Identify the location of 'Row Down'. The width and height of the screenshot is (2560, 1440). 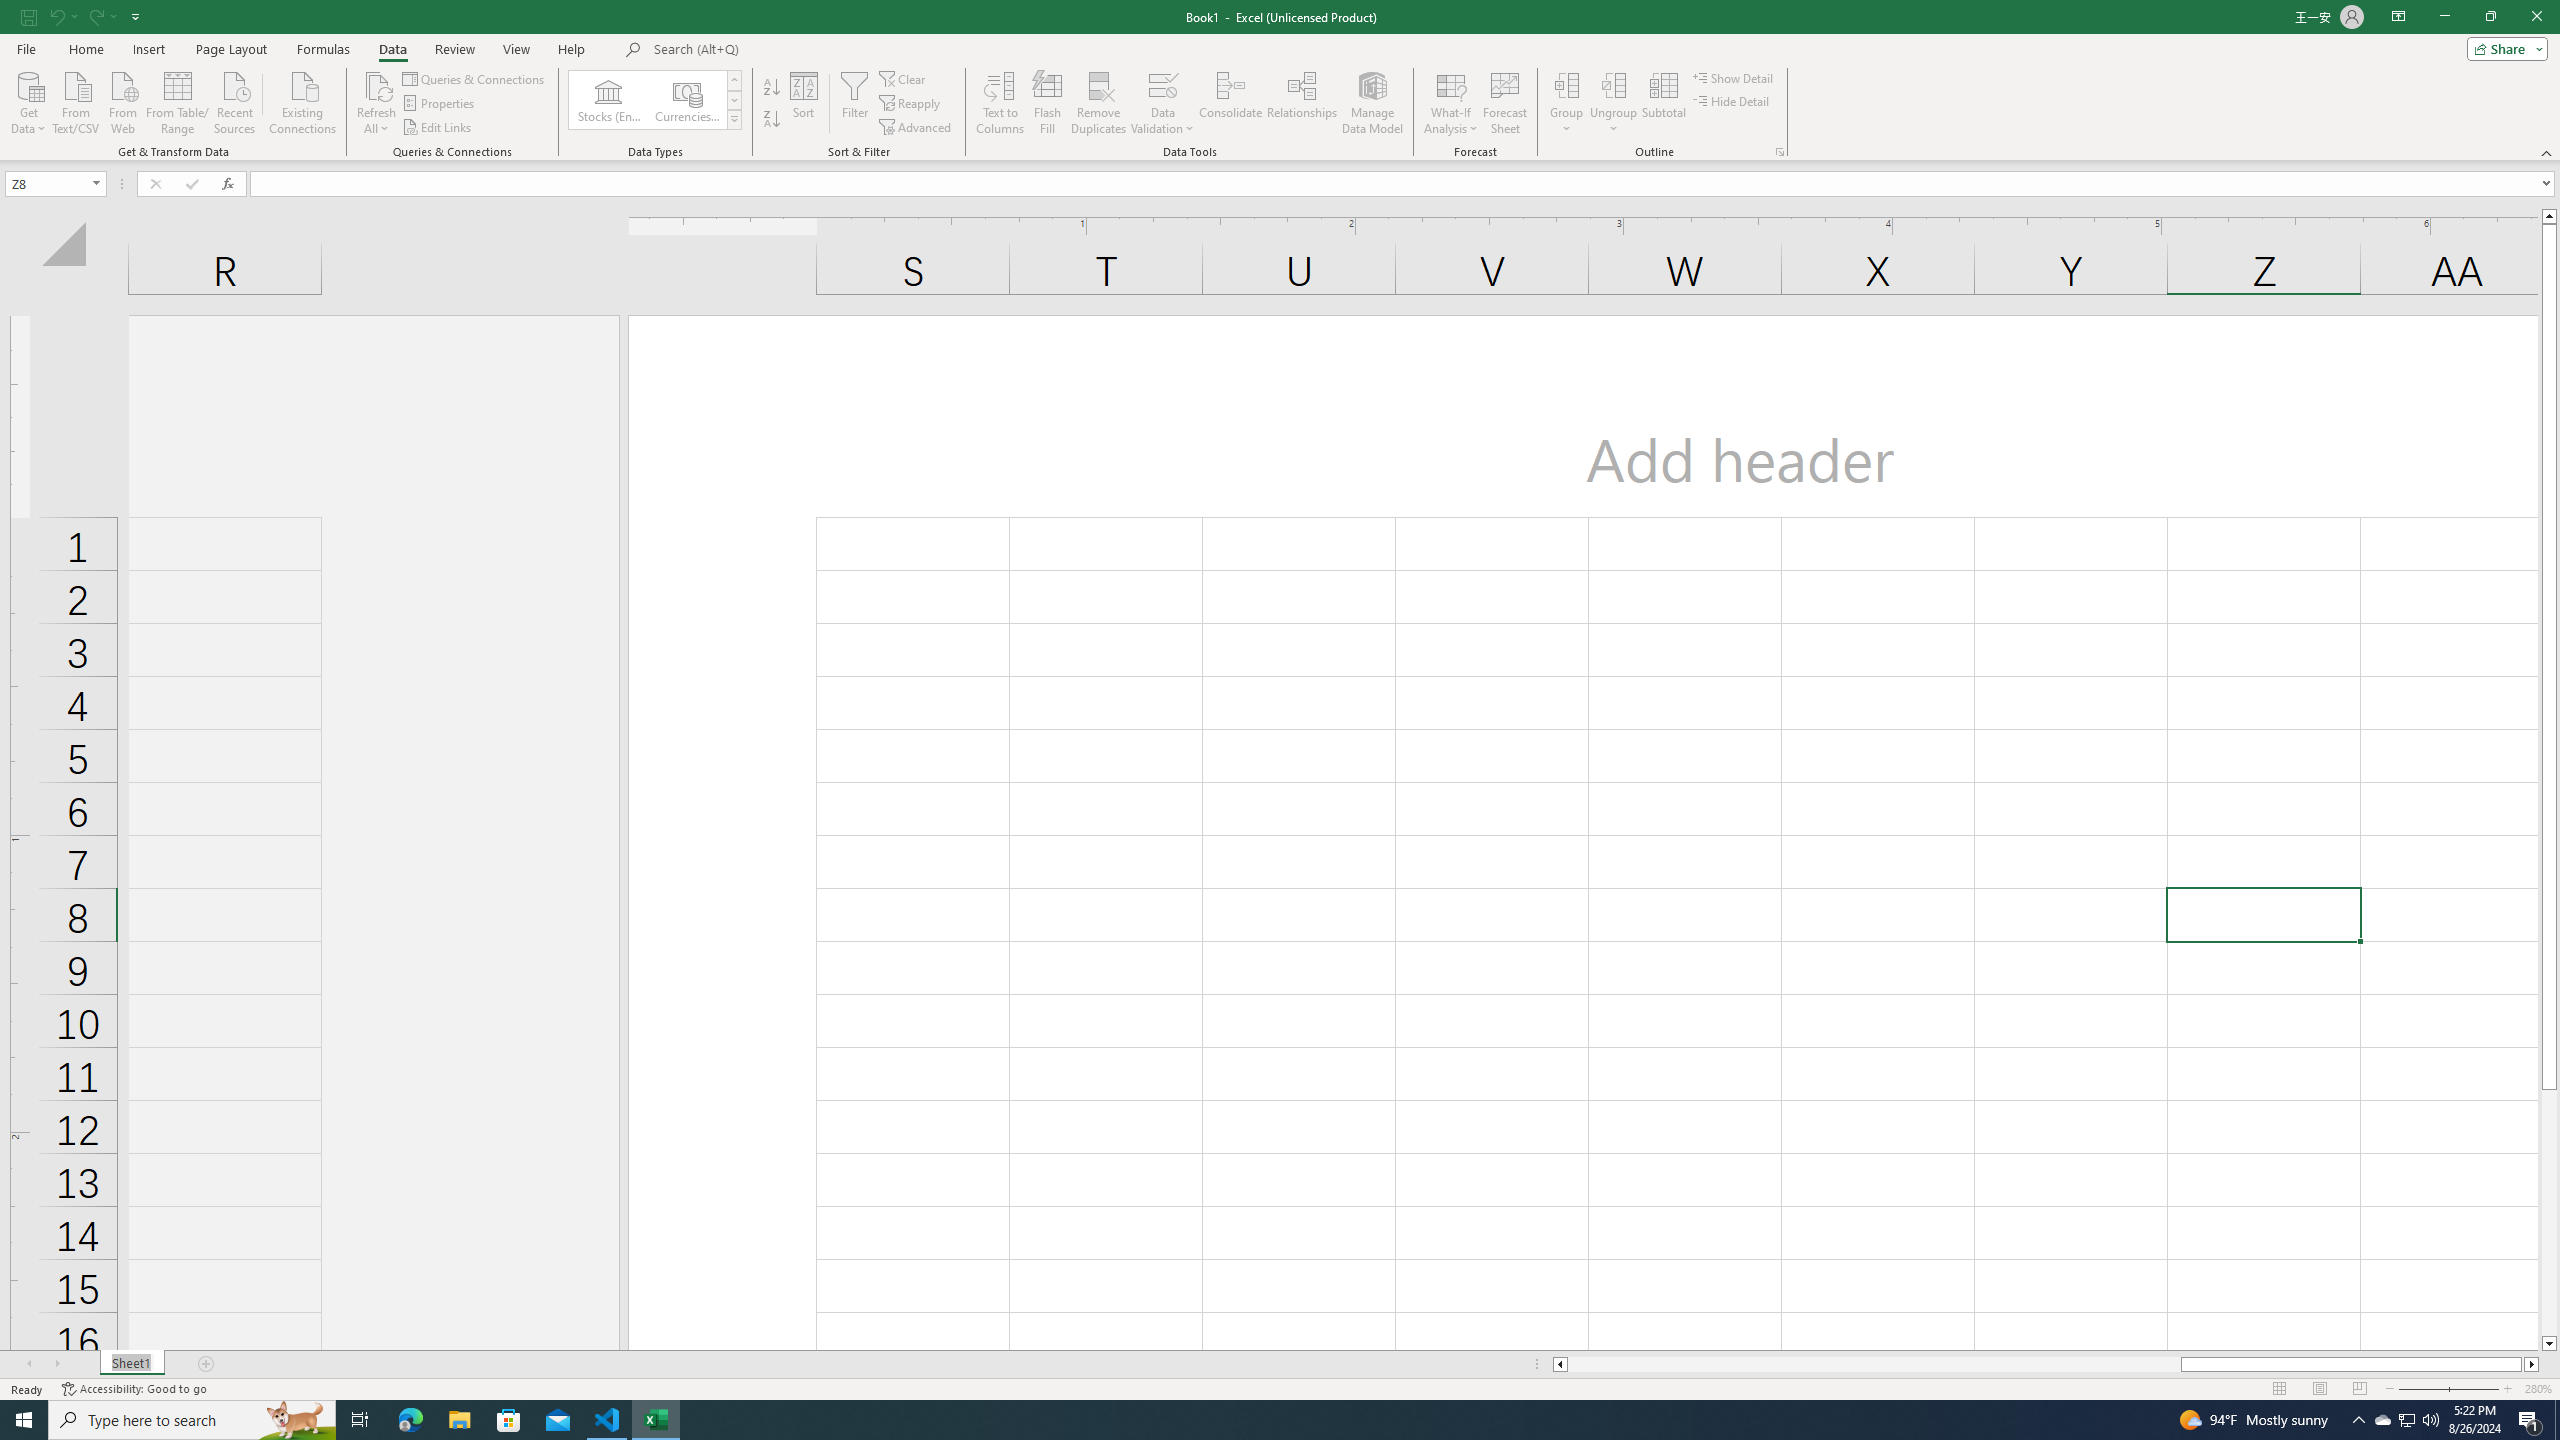
(733, 99).